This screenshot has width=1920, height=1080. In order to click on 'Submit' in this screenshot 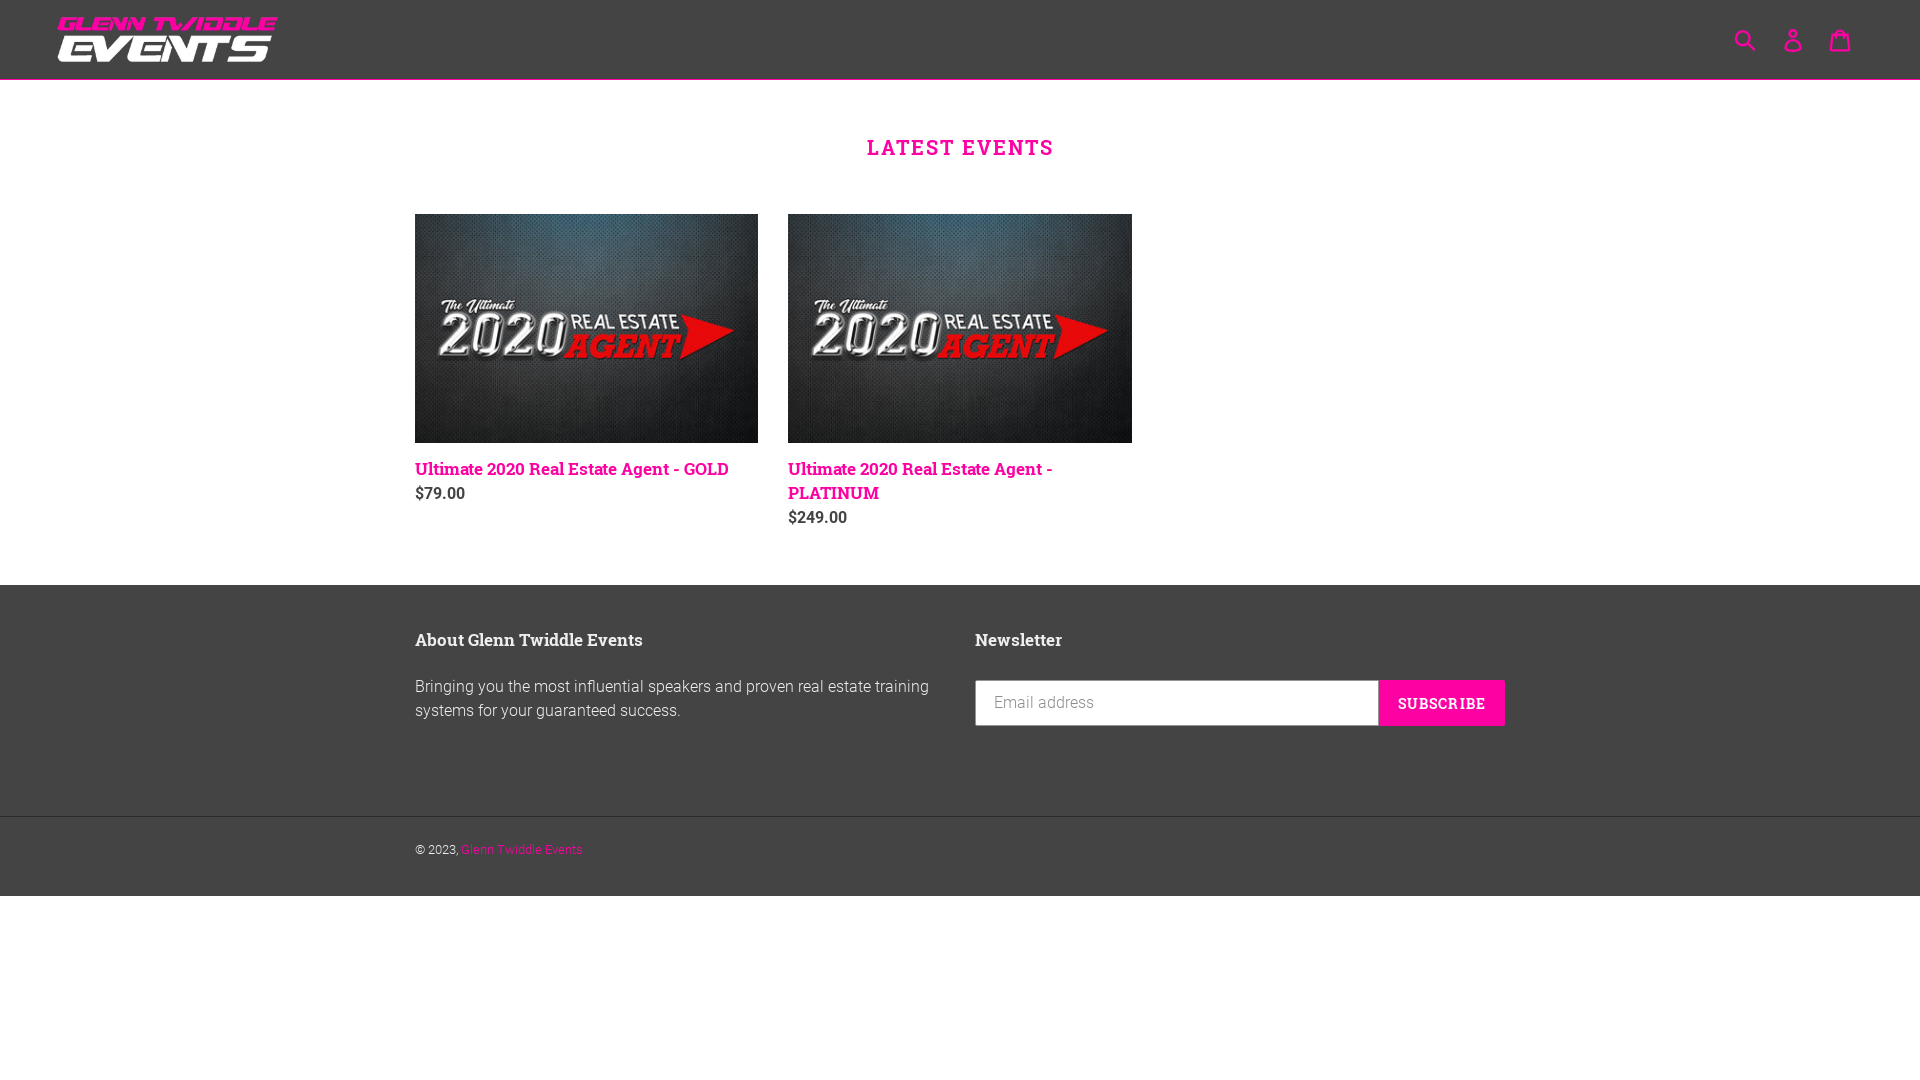, I will do `click(1745, 38)`.